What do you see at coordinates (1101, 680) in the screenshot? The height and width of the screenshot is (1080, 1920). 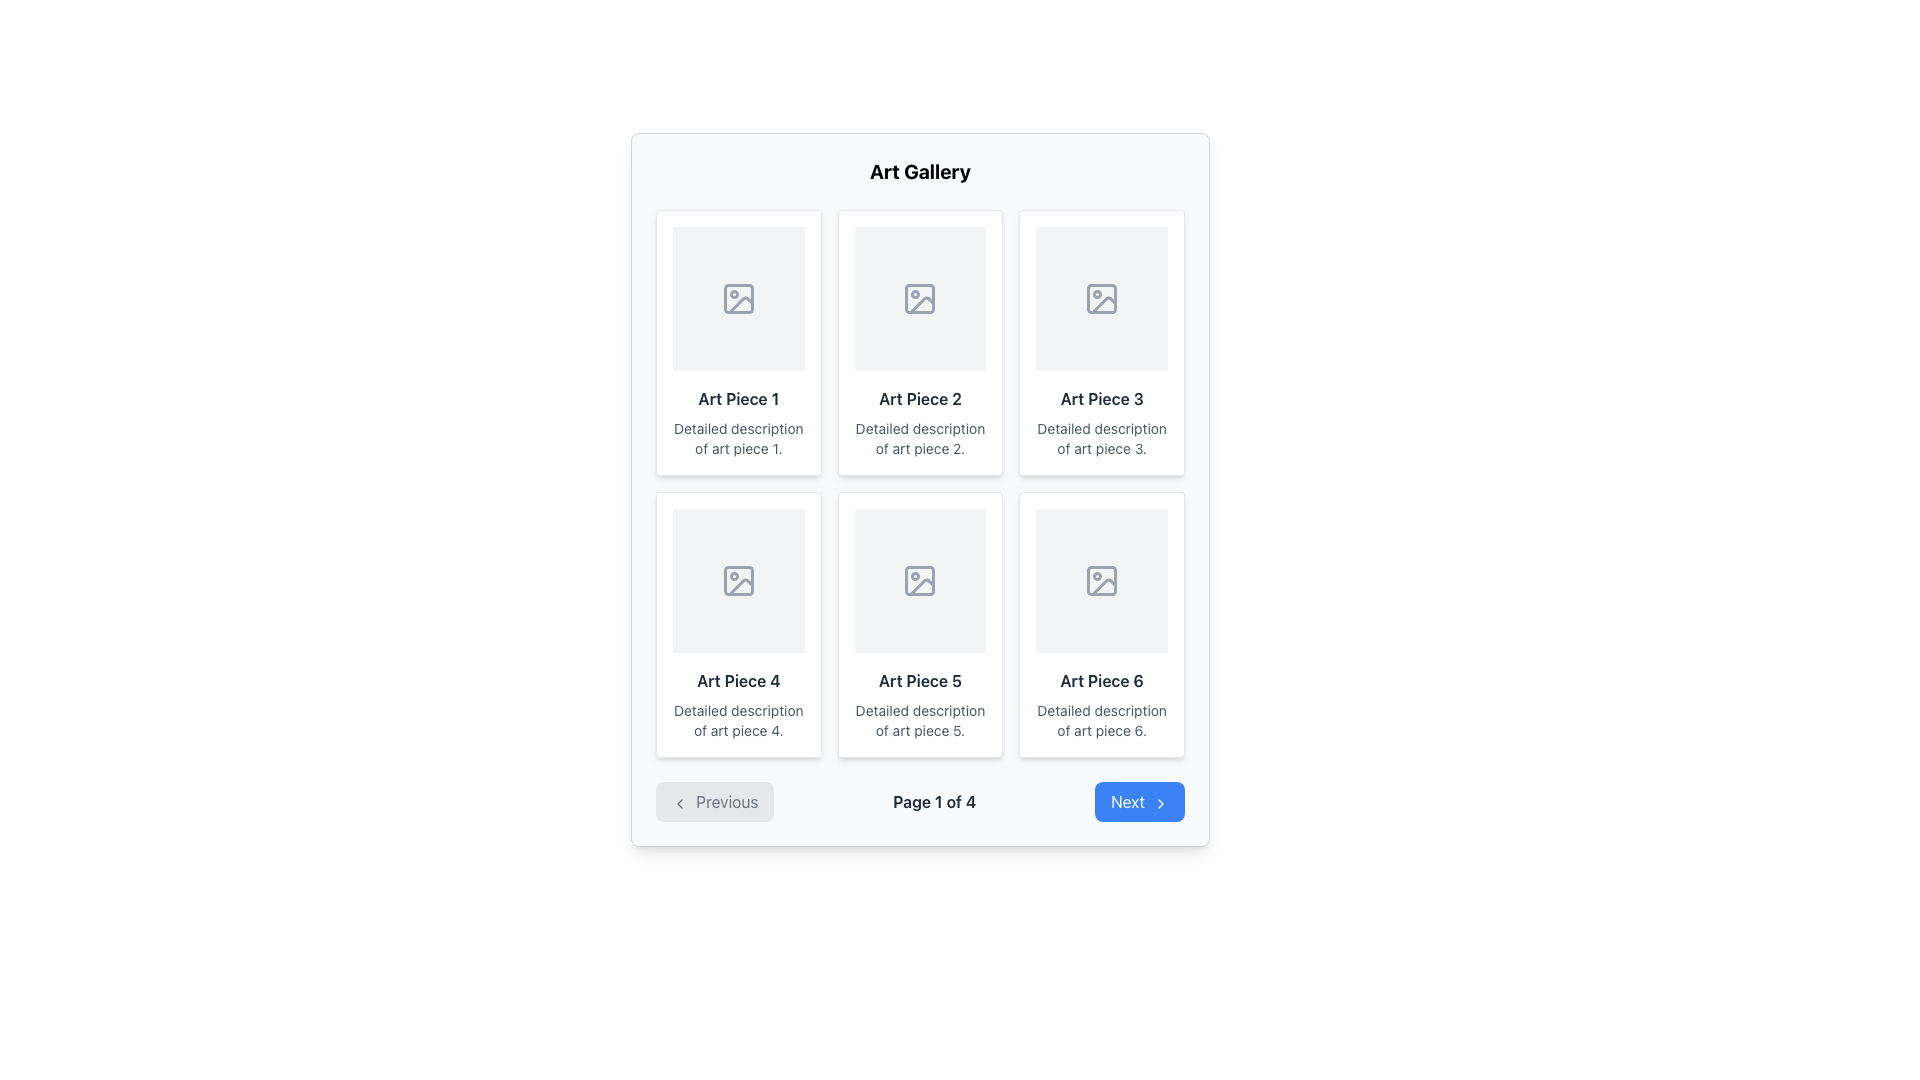 I see `the text label displaying 'Art Piece 6' which is styled in bold dark gray and located at the bottom of the sixth card in a 3x2 grid layout` at bounding box center [1101, 680].